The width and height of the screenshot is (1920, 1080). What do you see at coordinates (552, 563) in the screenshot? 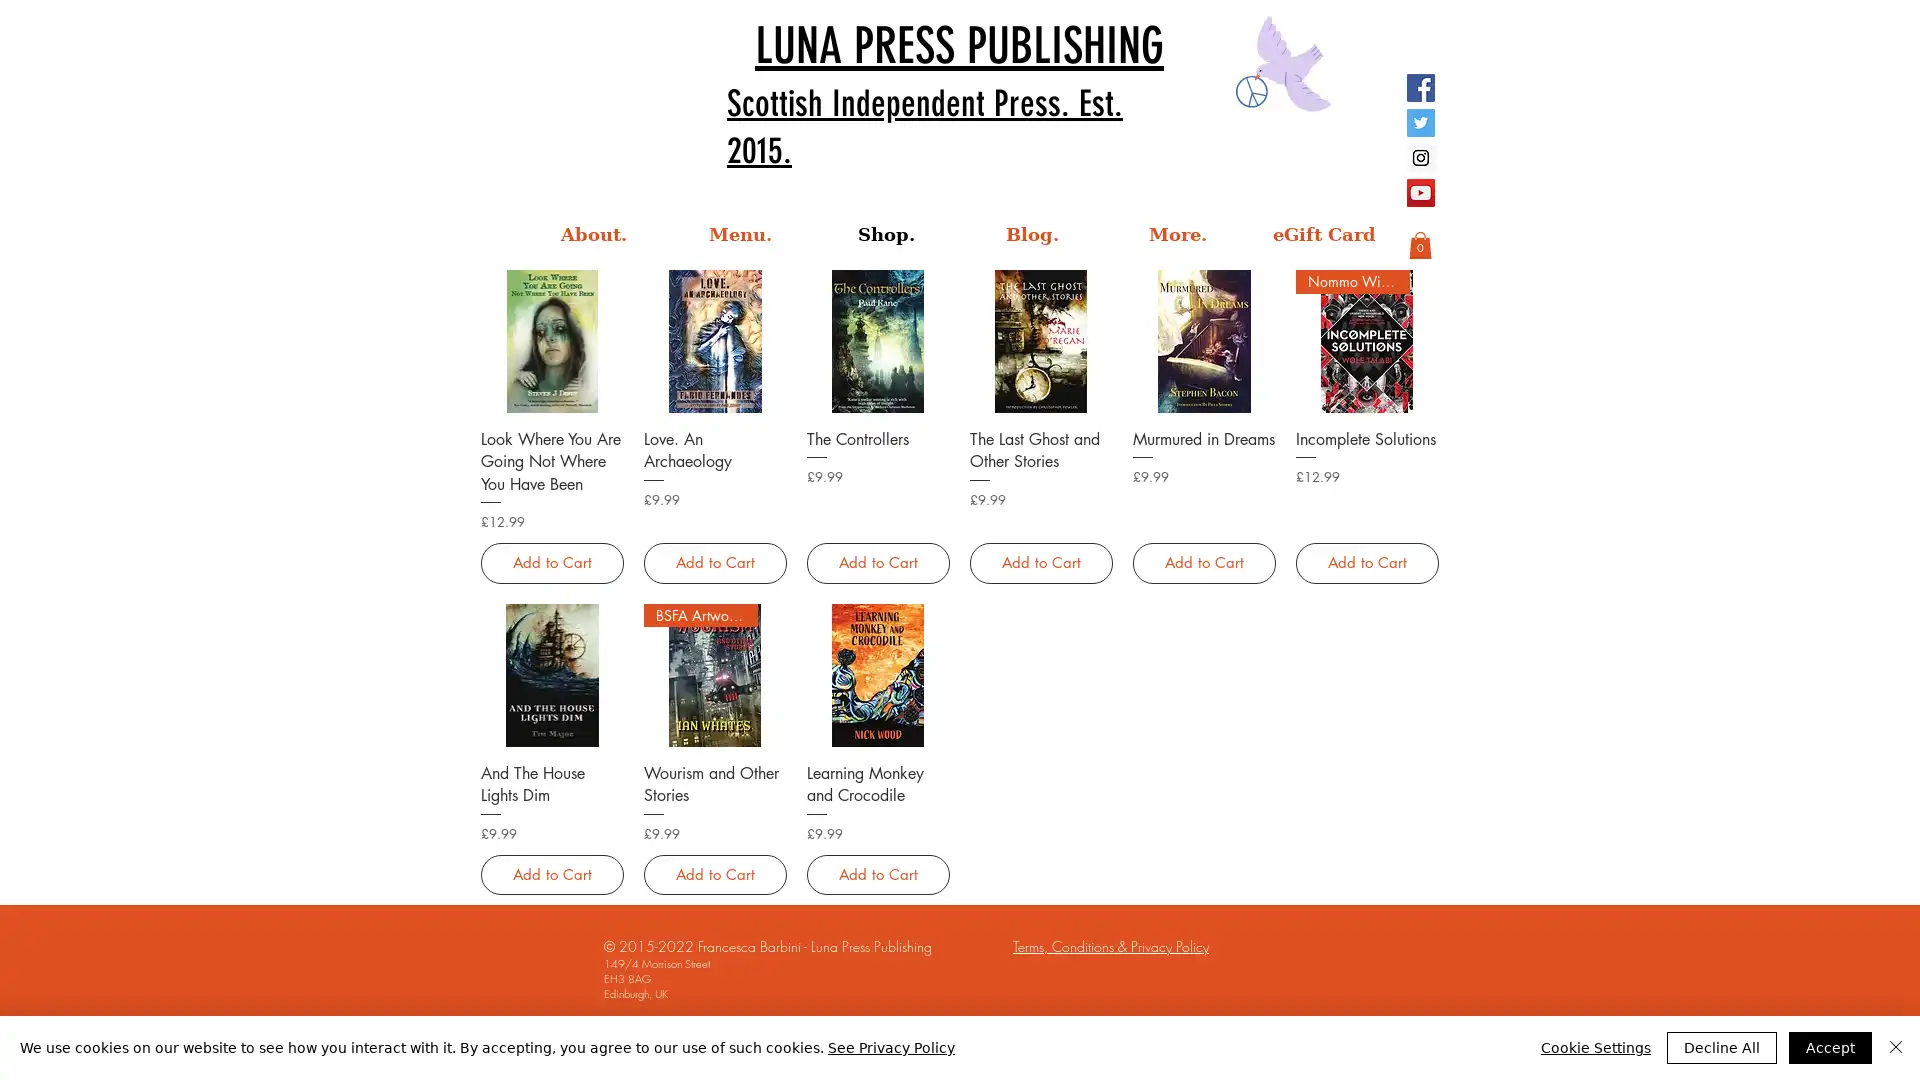
I see `Add to Cart` at bounding box center [552, 563].